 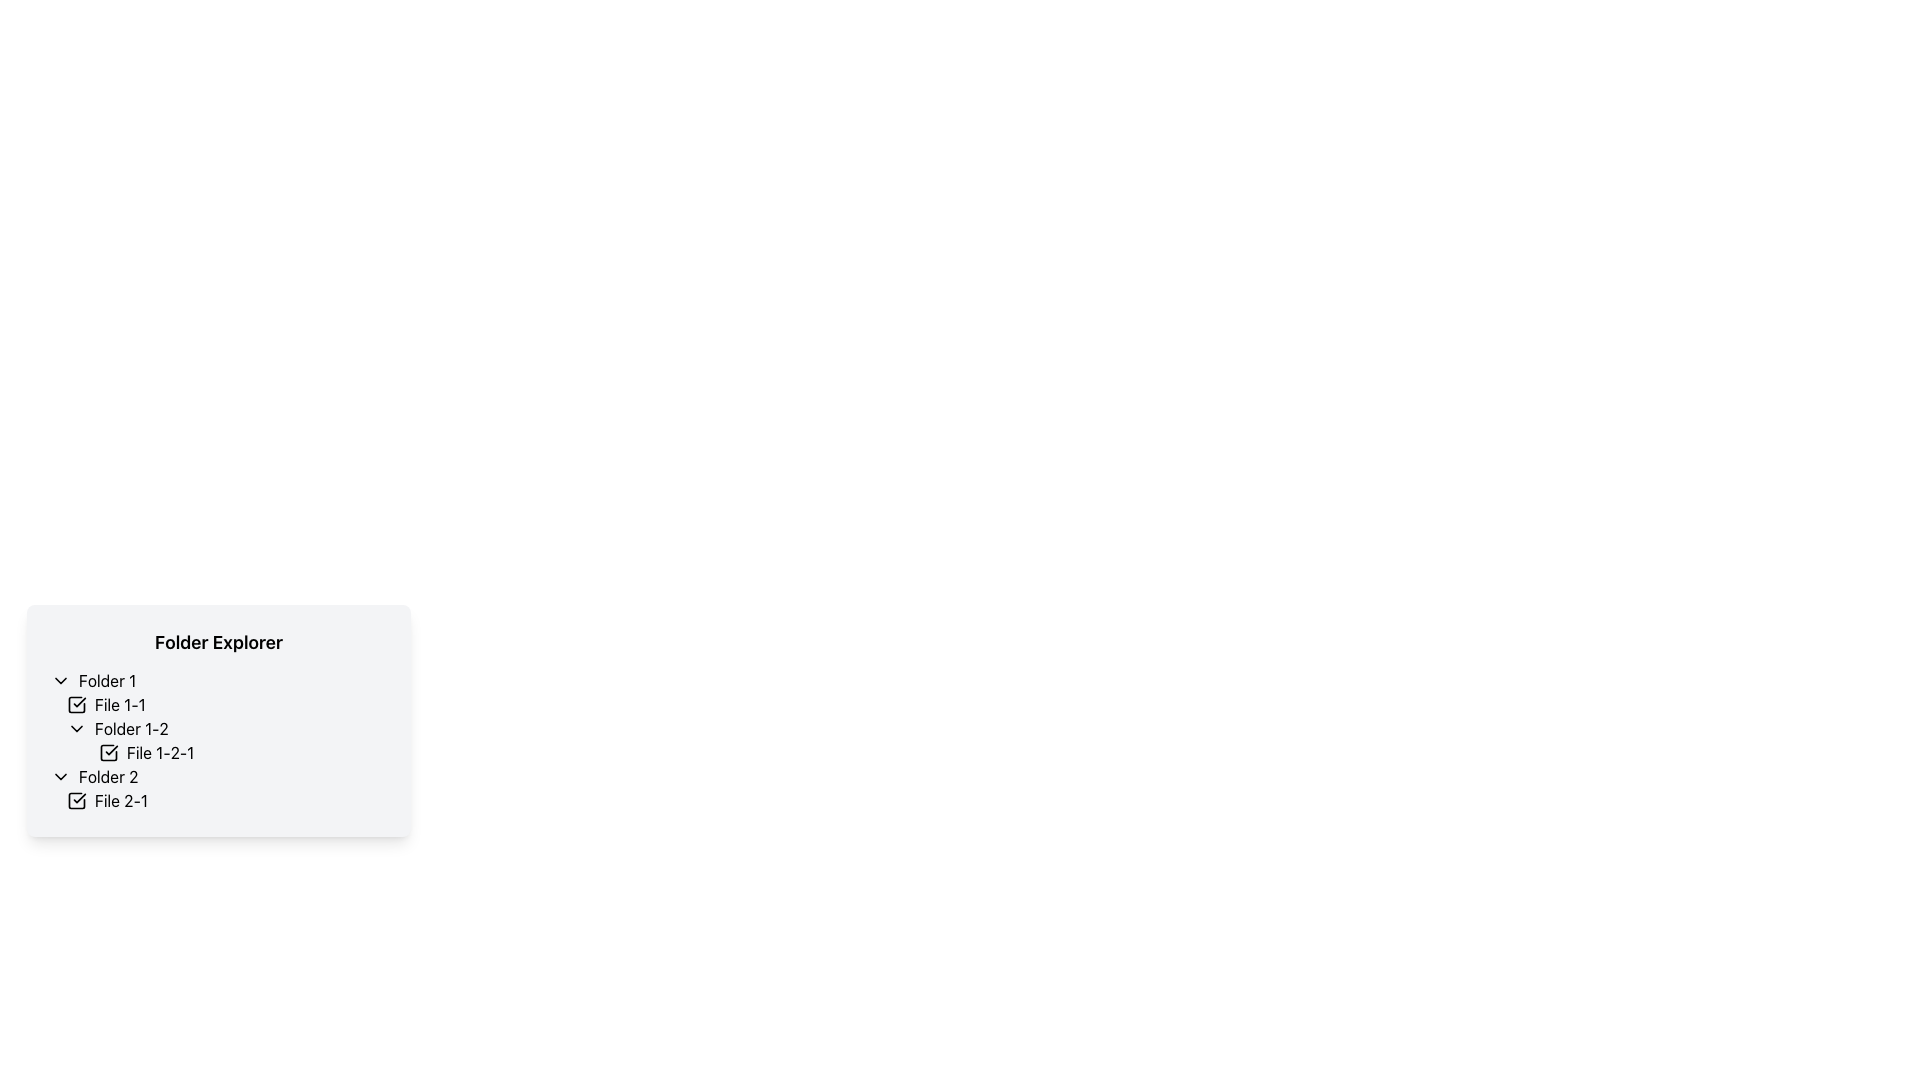 I want to click on the text label that describes the file item located to the right of the checkbox-like icon within the second-level folder (Folder 1-2) under the first main folder (Folder 1), so click(x=160, y=752).